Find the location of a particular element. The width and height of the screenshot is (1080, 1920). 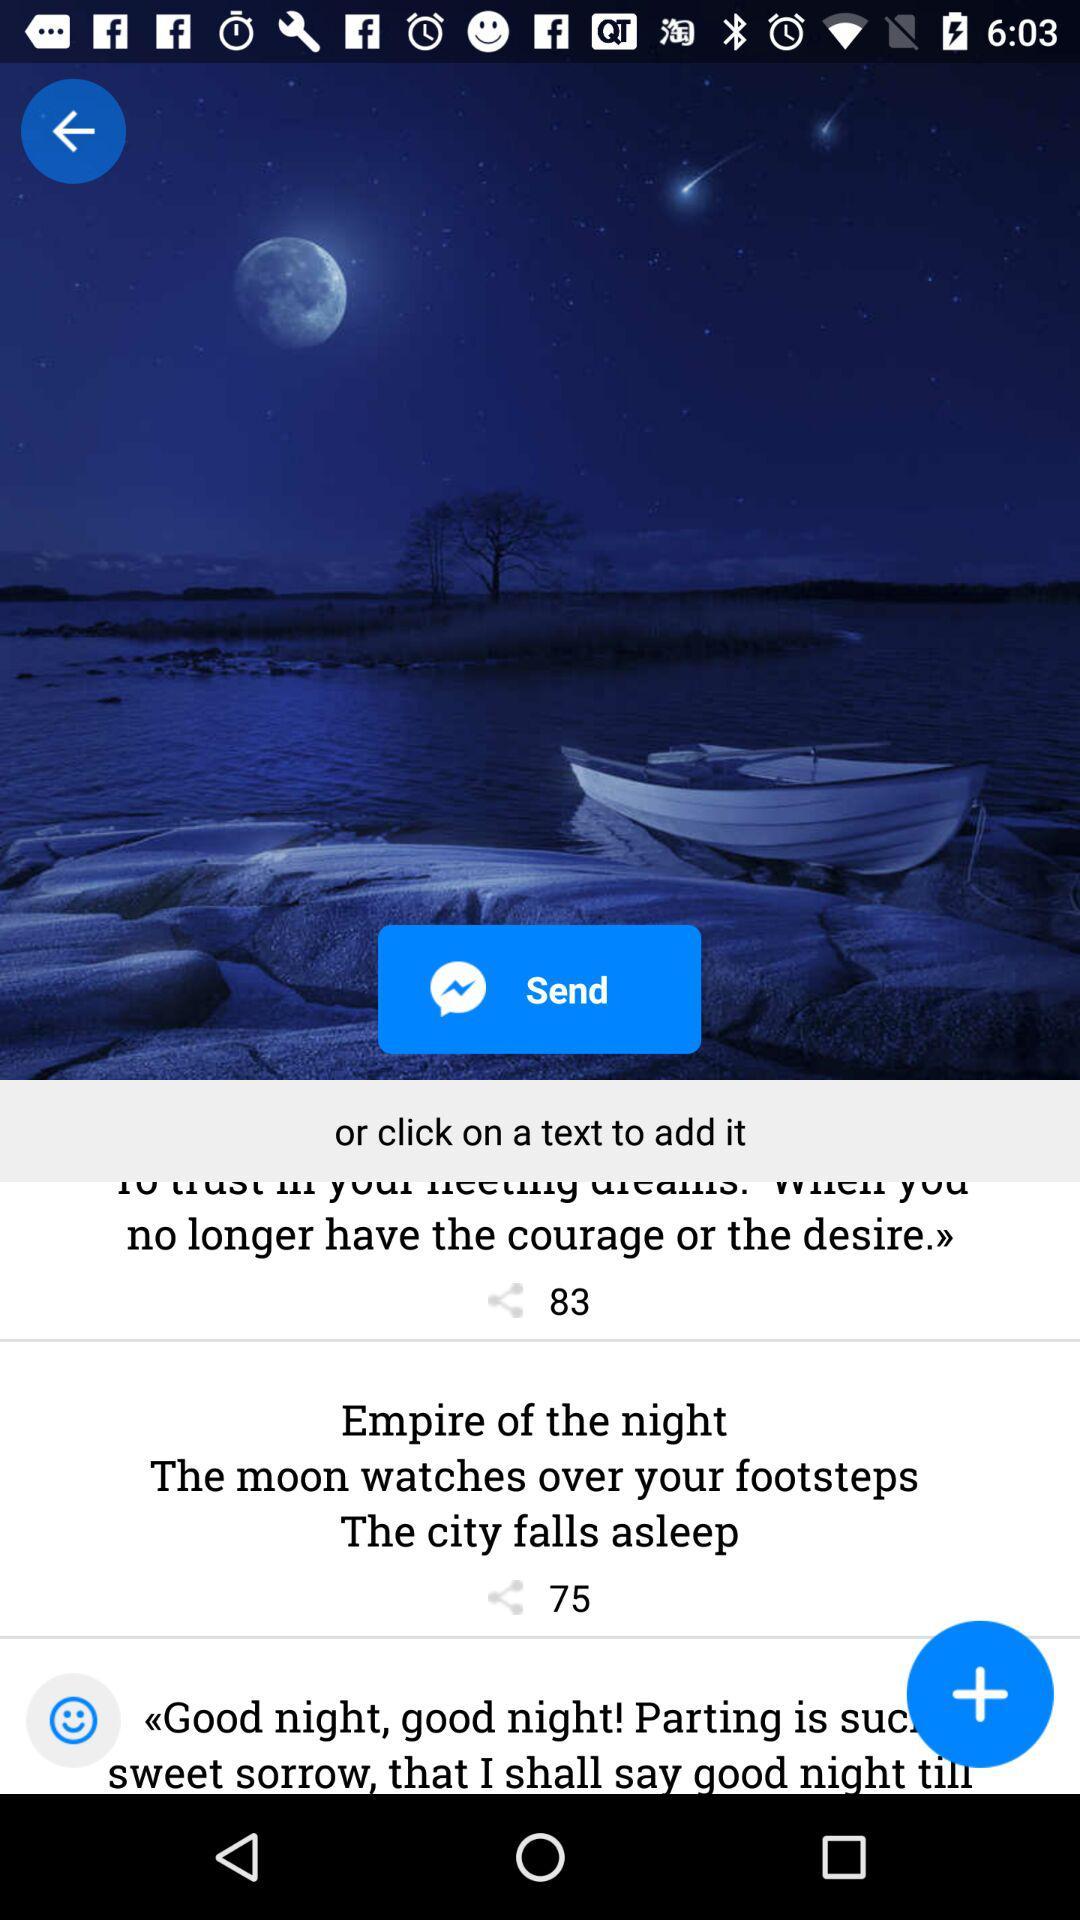

the add icon is located at coordinates (979, 1693).